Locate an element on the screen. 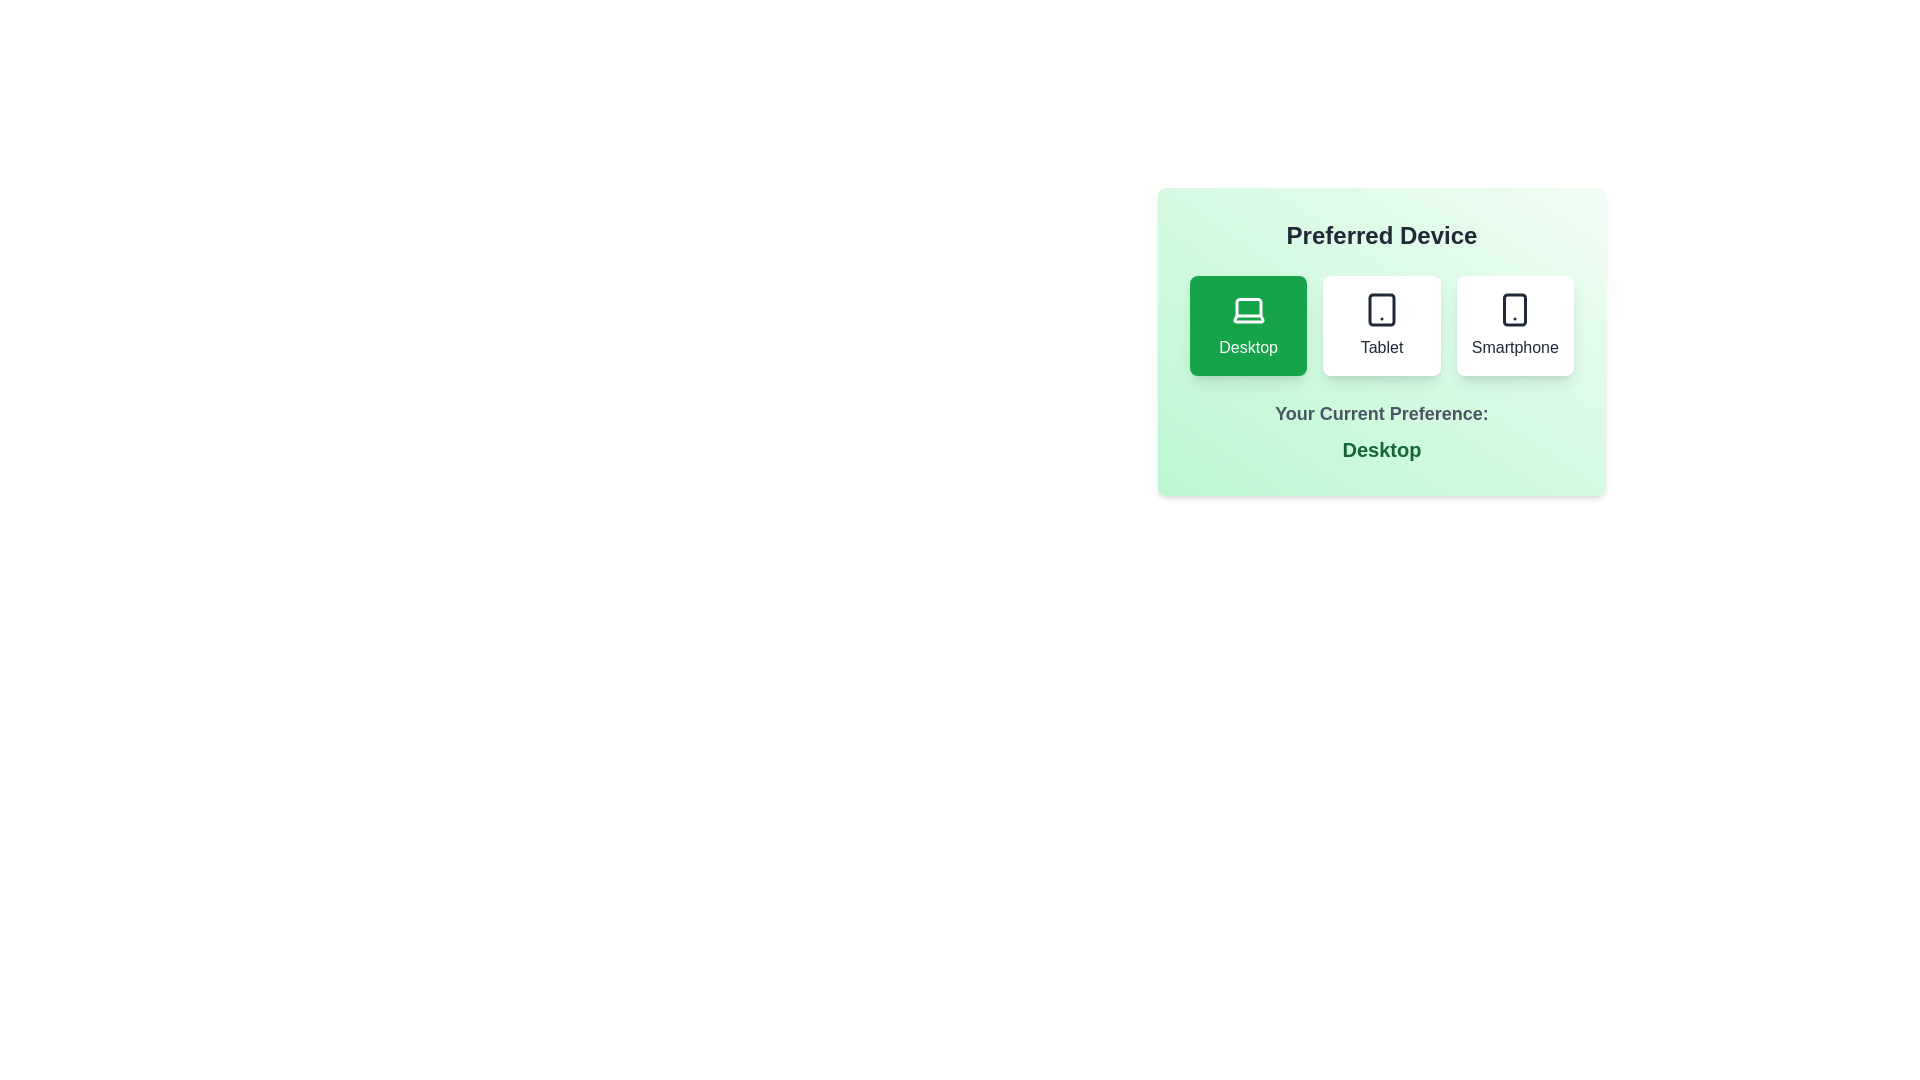 The image size is (1920, 1080). the preferred device by clicking on the corresponding button for Tablet is located at coordinates (1381, 325).